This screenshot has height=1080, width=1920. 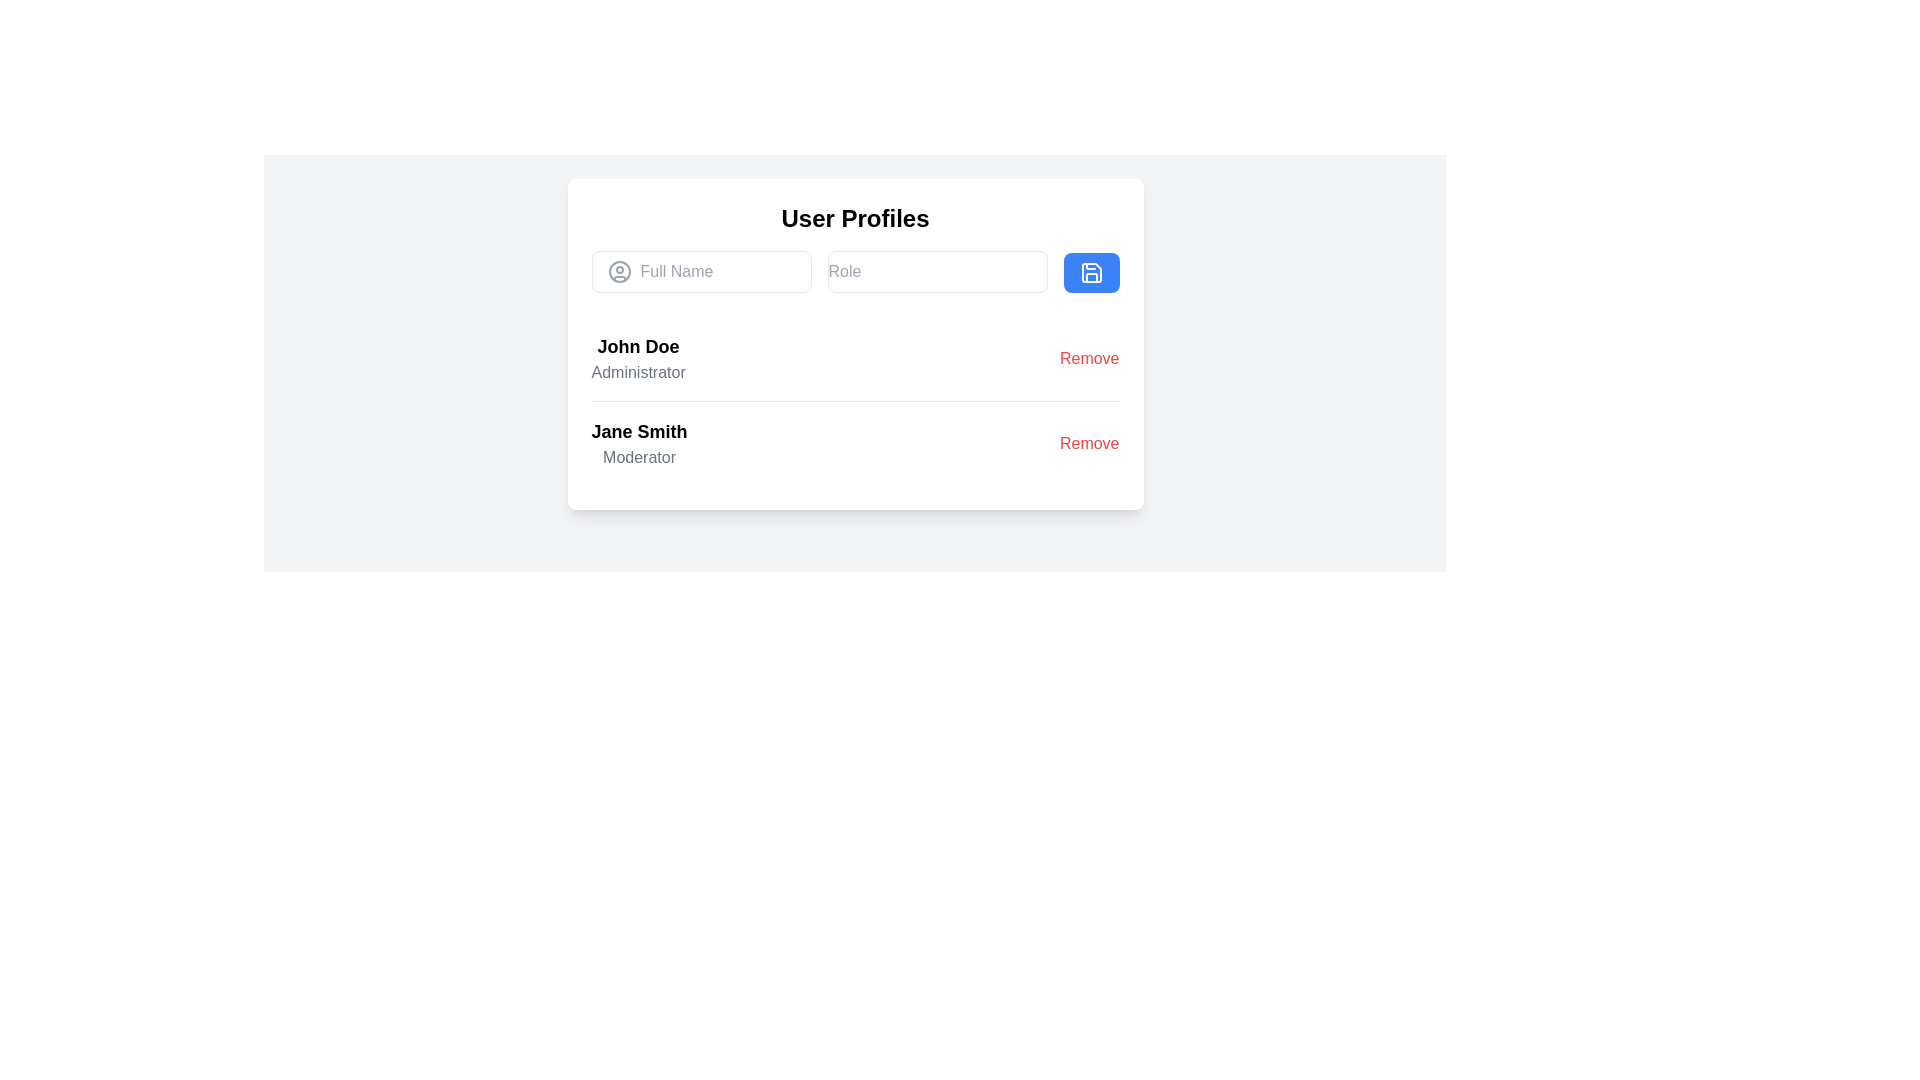 I want to click on the text label displaying 'John Doe' styled in bold with the subtitle 'Administrator', located in the first entry under the 'User Profiles' section, so click(x=637, y=357).